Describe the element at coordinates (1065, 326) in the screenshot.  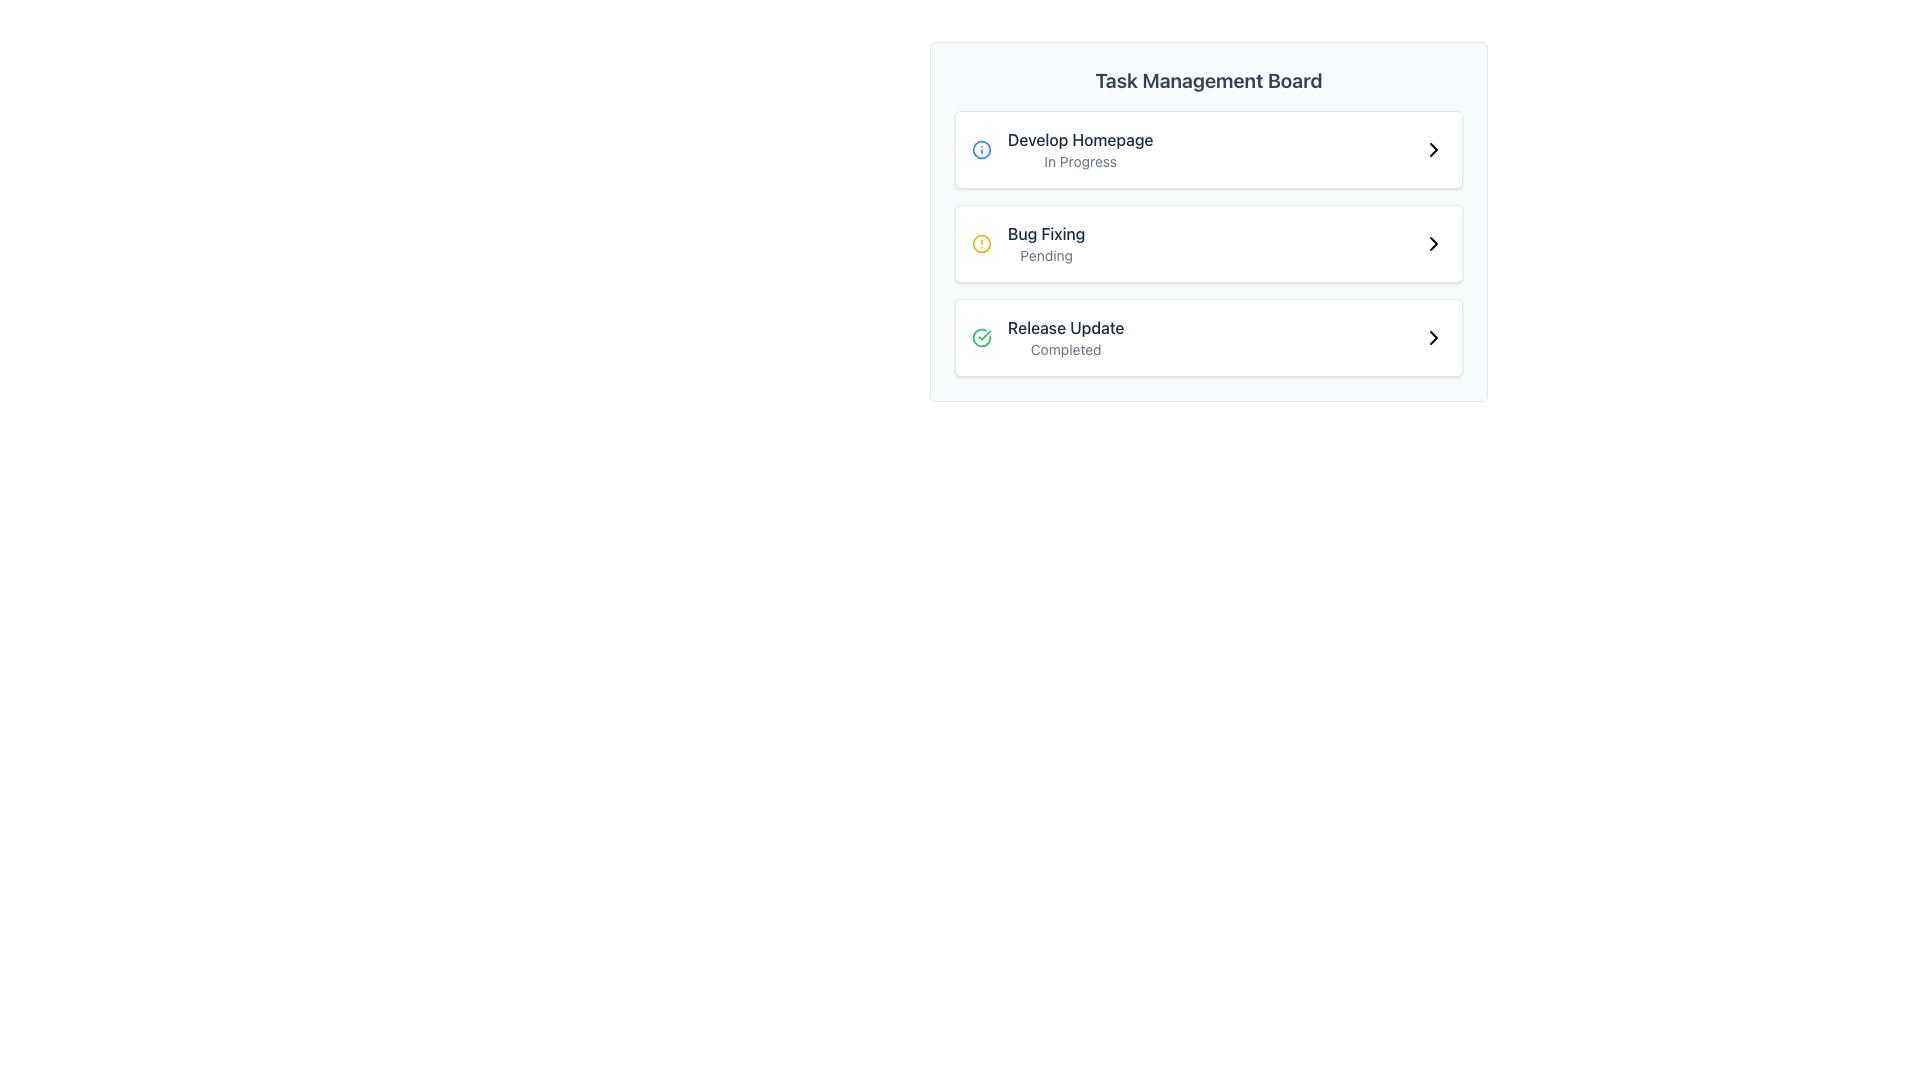
I see `text label 'Release Update' that identifies the task in the task management board, positioned above 'Completed' in the vertical list` at that location.